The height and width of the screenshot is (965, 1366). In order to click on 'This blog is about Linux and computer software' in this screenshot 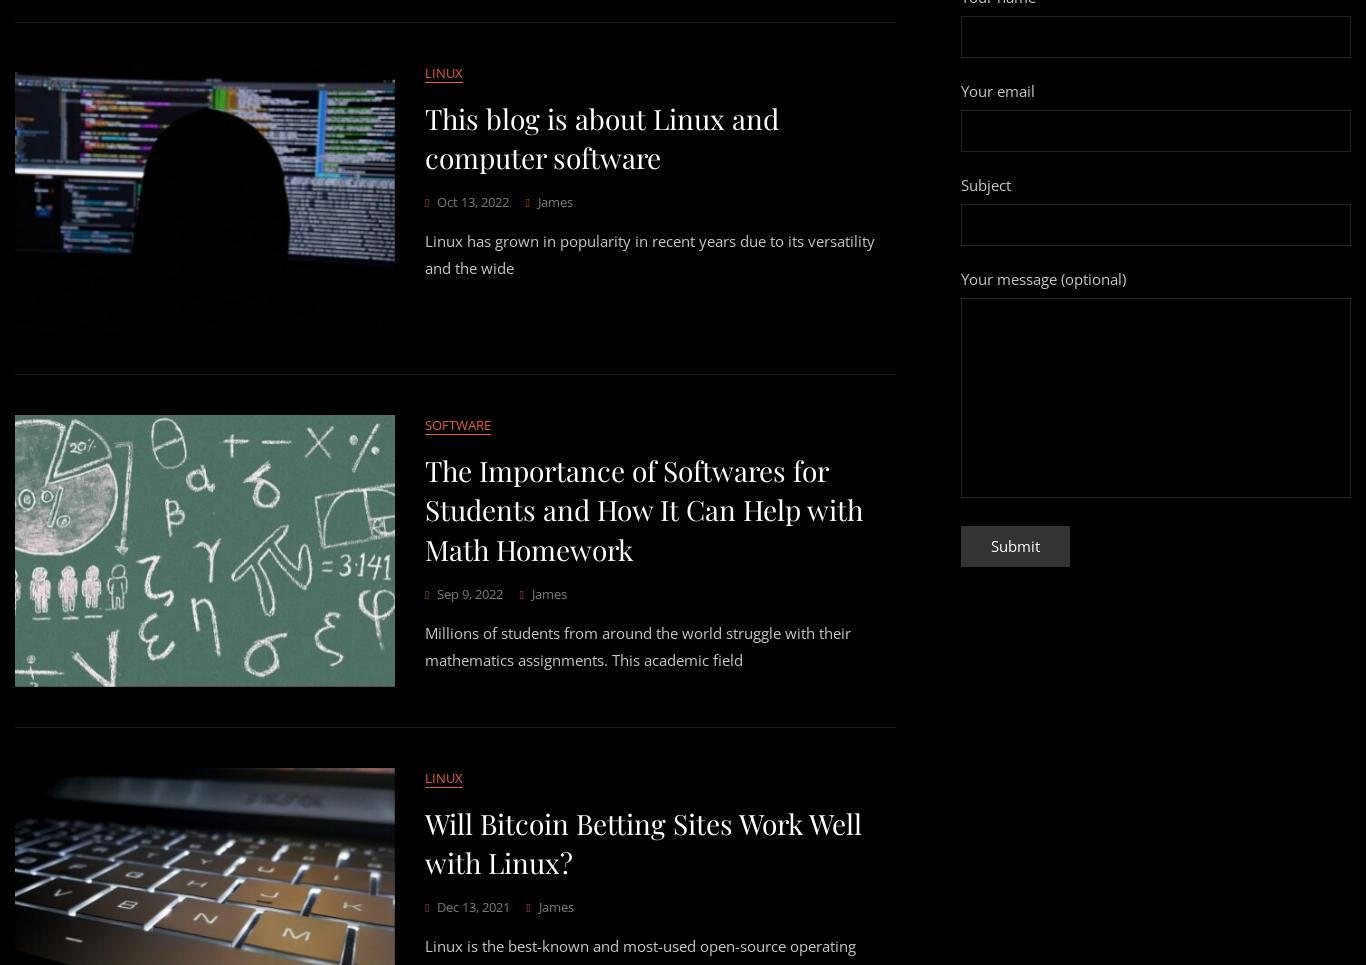, I will do `click(600, 137)`.